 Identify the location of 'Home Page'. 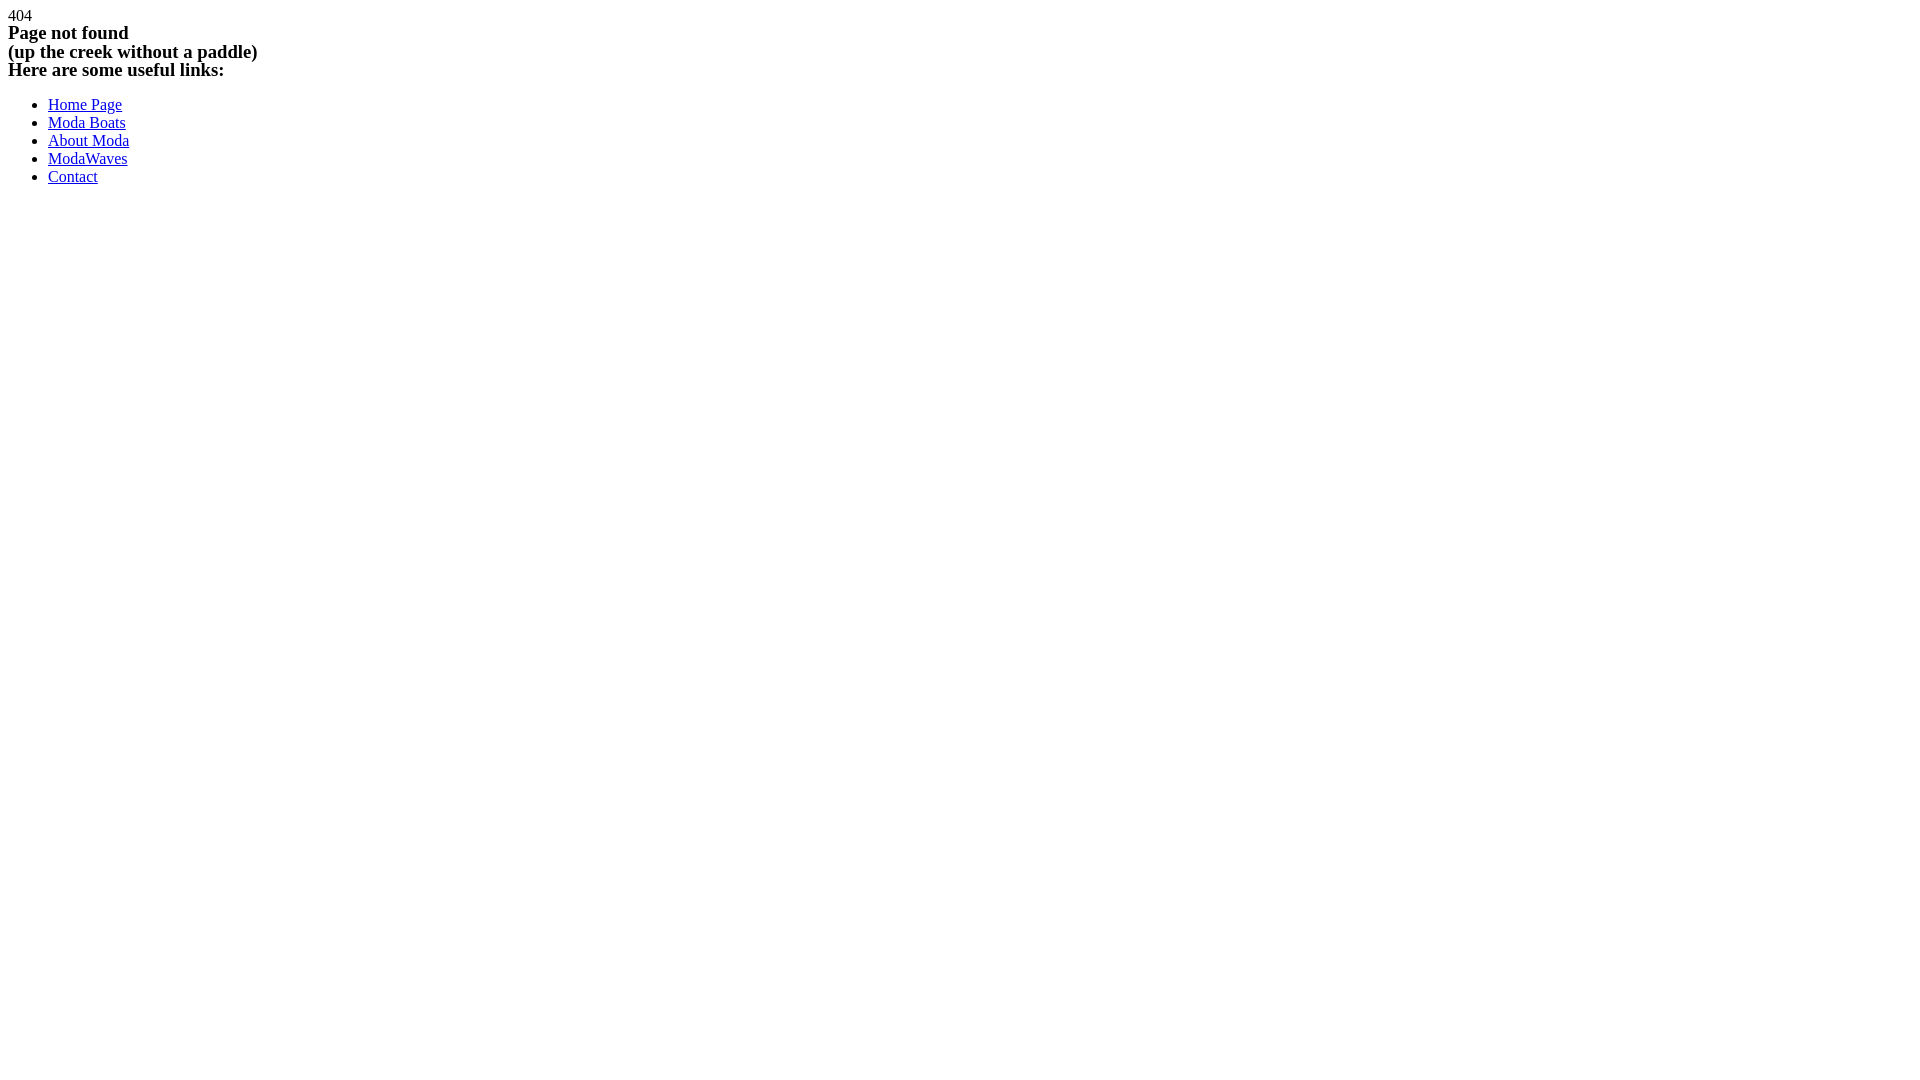
(84, 104).